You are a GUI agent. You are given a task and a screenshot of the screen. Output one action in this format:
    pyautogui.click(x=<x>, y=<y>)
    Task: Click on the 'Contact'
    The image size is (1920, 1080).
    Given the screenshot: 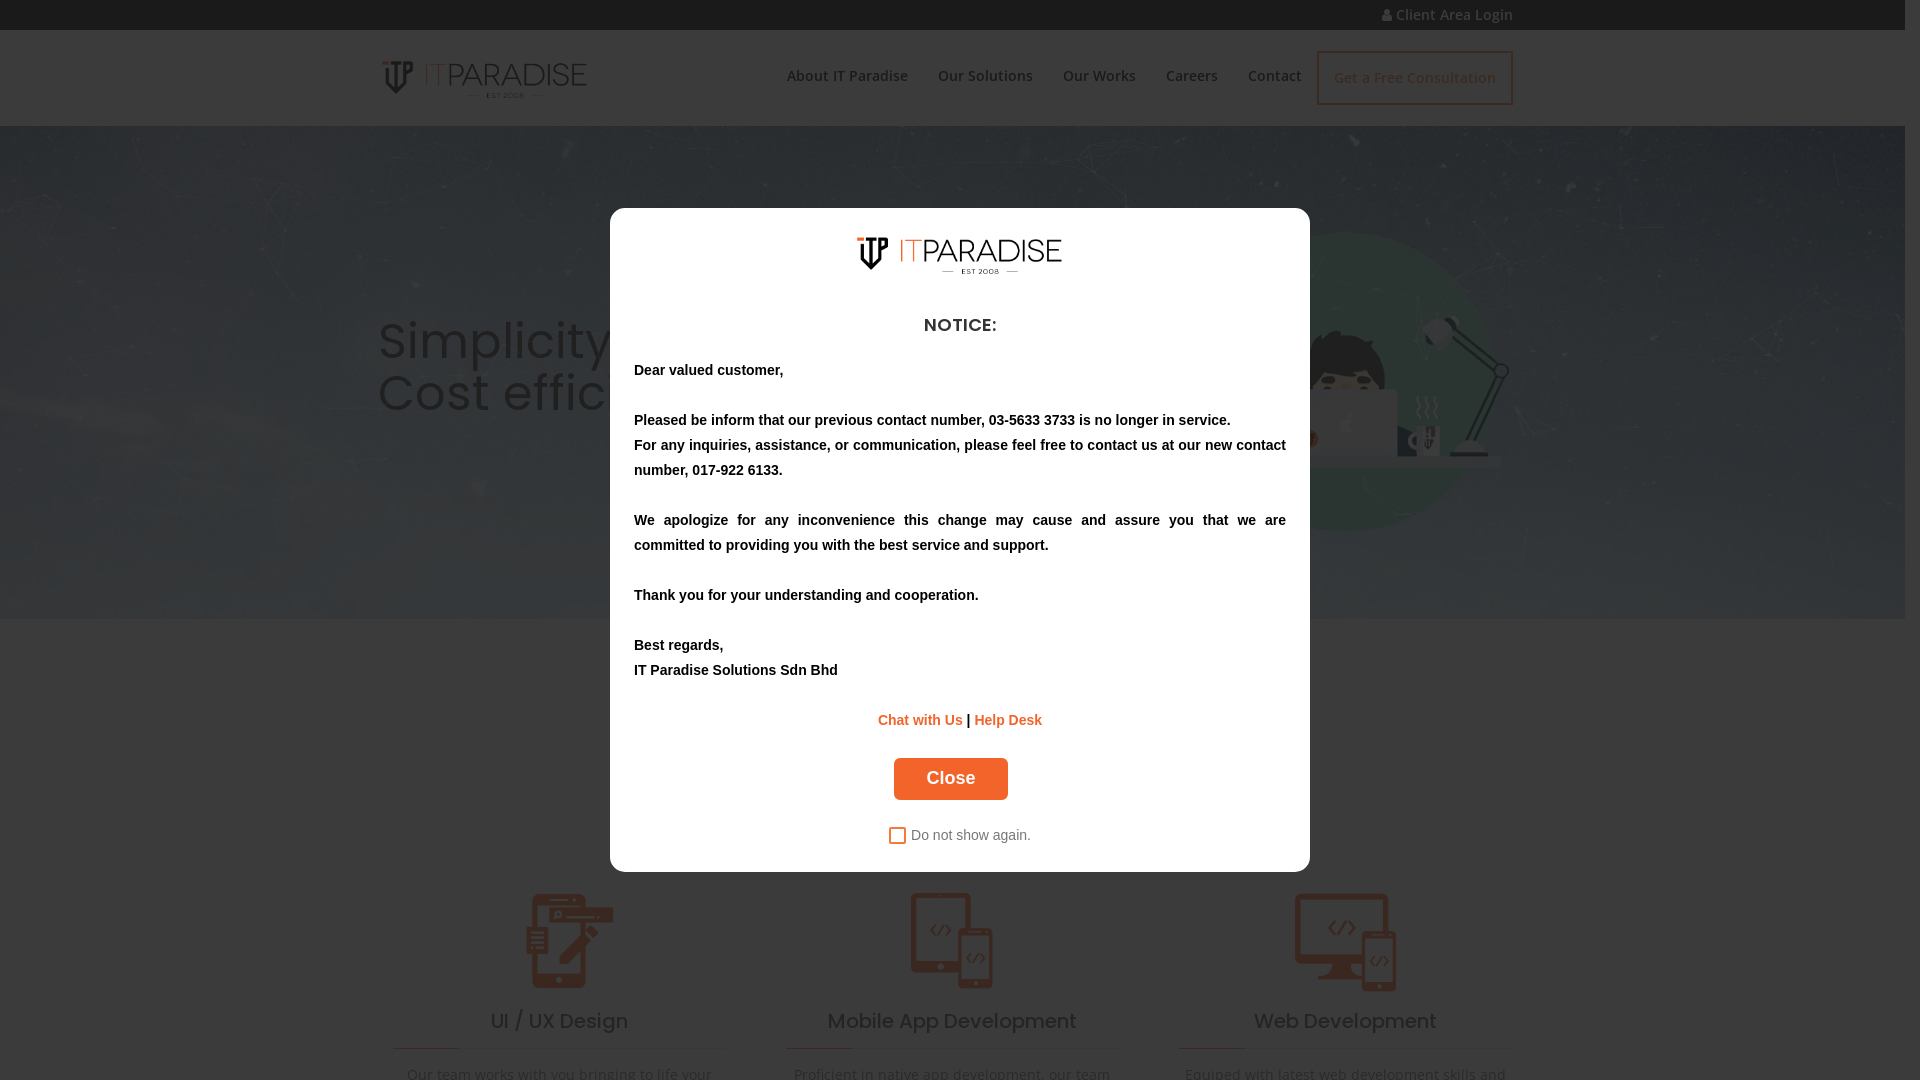 What is the action you would take?
    pyautogui.click(x=1272, y=75)
    